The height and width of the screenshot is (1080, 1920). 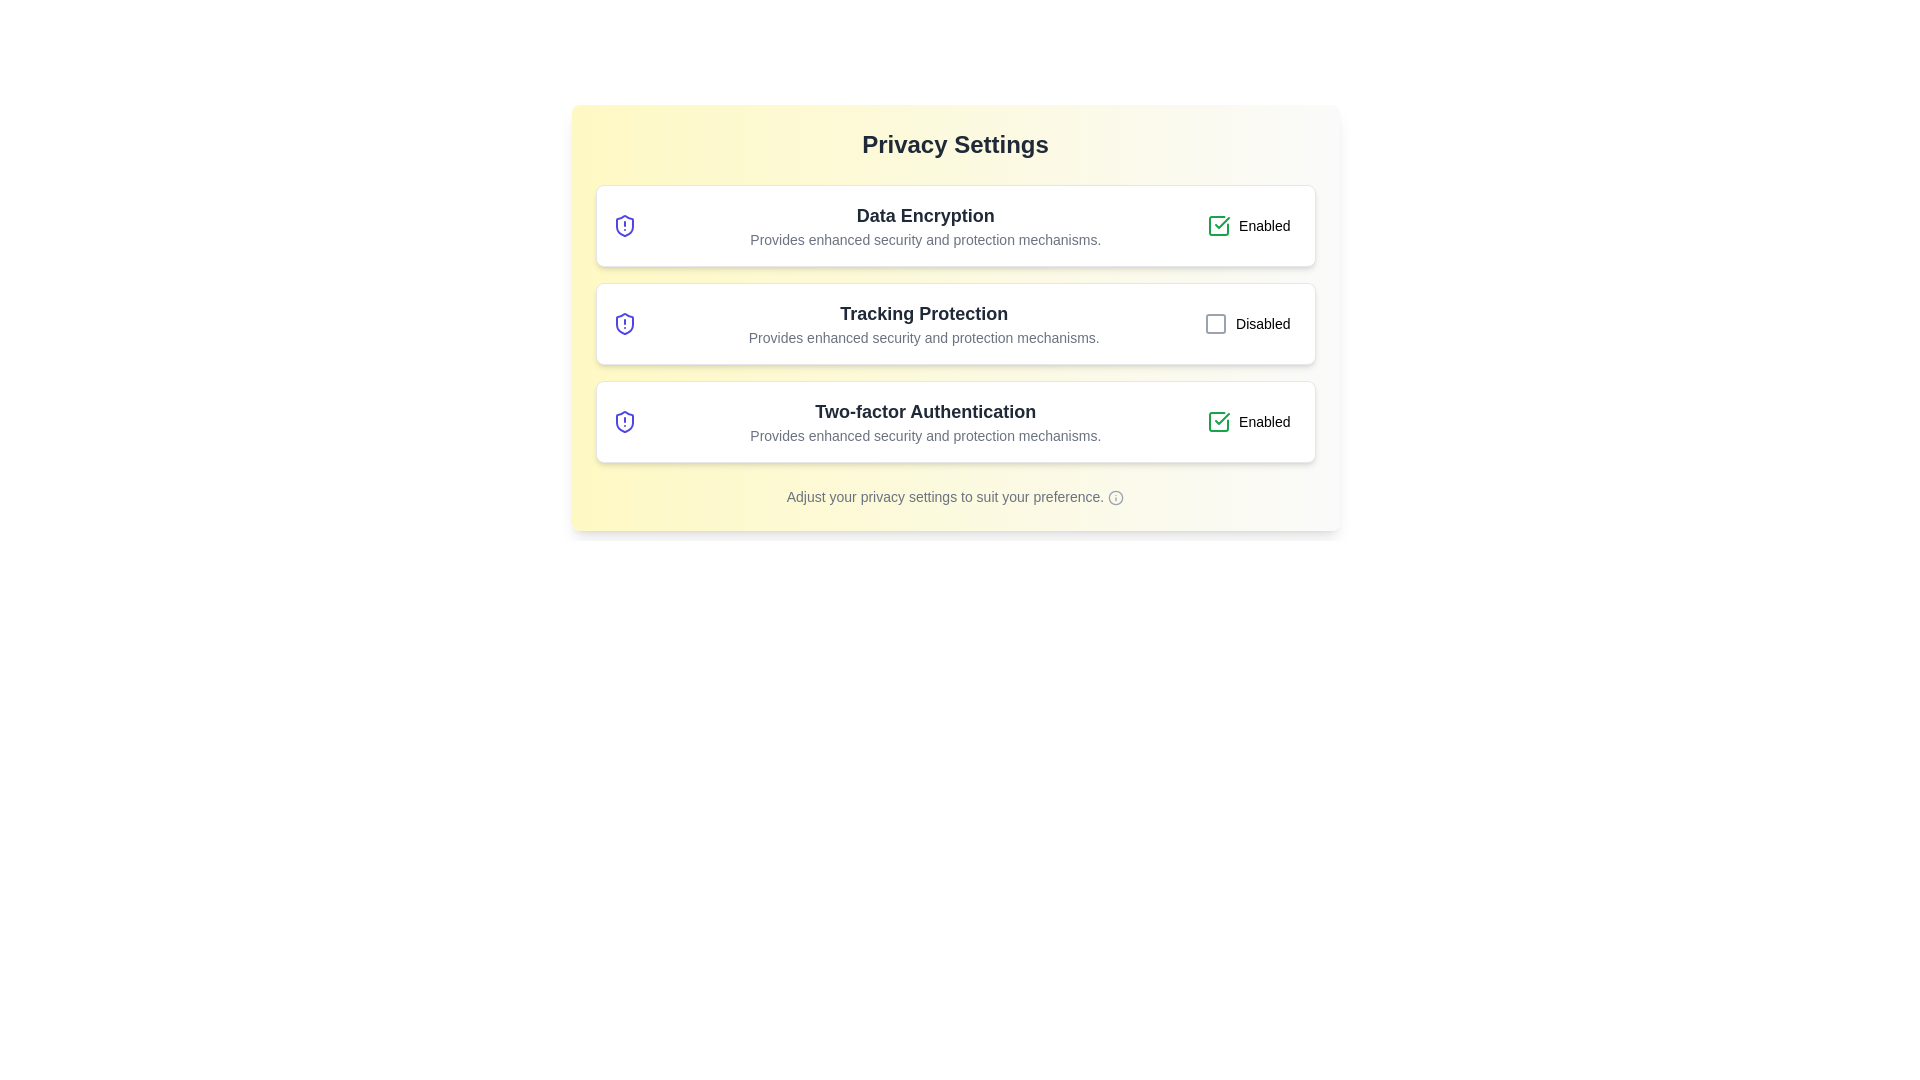 What do you see at coordinates (623, 420) in the screenshot?
I see `the Decorative Icon indicating the 'Two-factor Authentication' section to emphasize its importance` at bounding box center [623, 420].